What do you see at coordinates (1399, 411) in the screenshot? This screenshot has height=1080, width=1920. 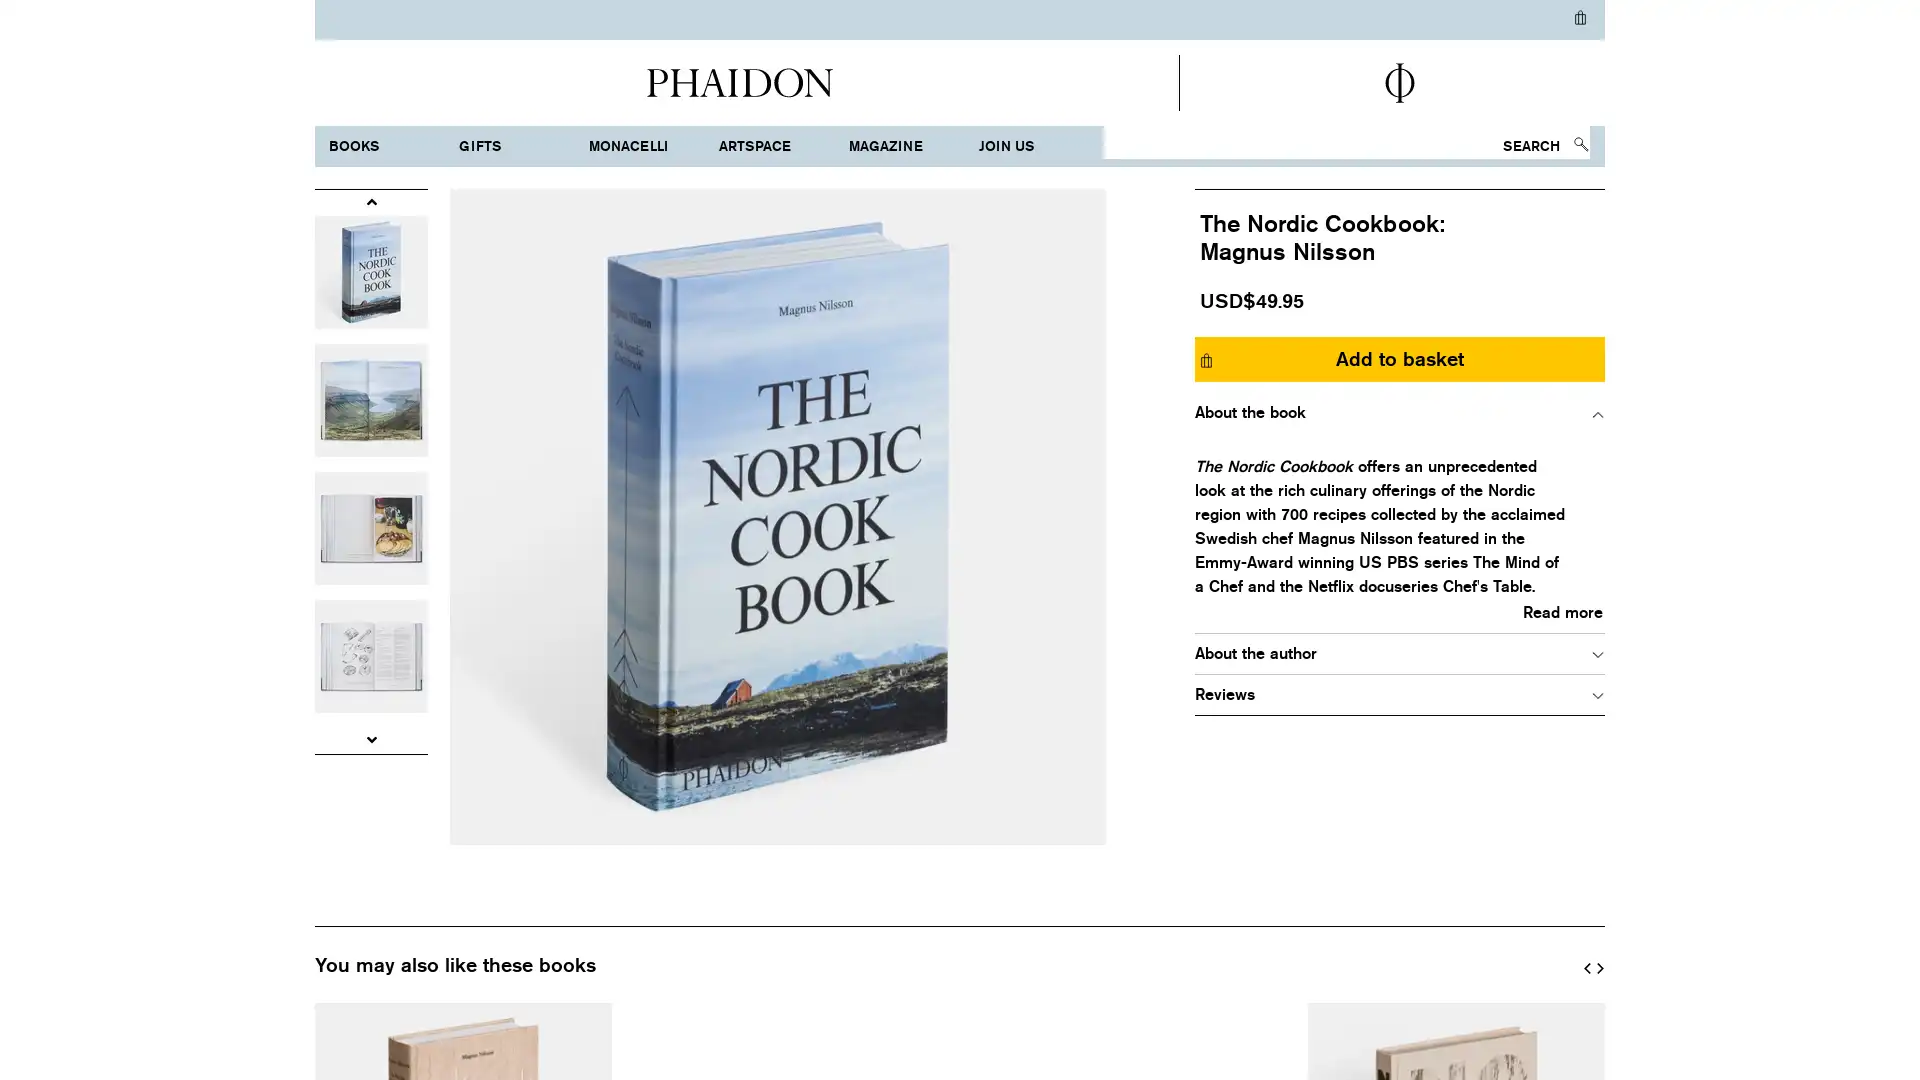 I see `About the book` at bounding box center [1399, 411].